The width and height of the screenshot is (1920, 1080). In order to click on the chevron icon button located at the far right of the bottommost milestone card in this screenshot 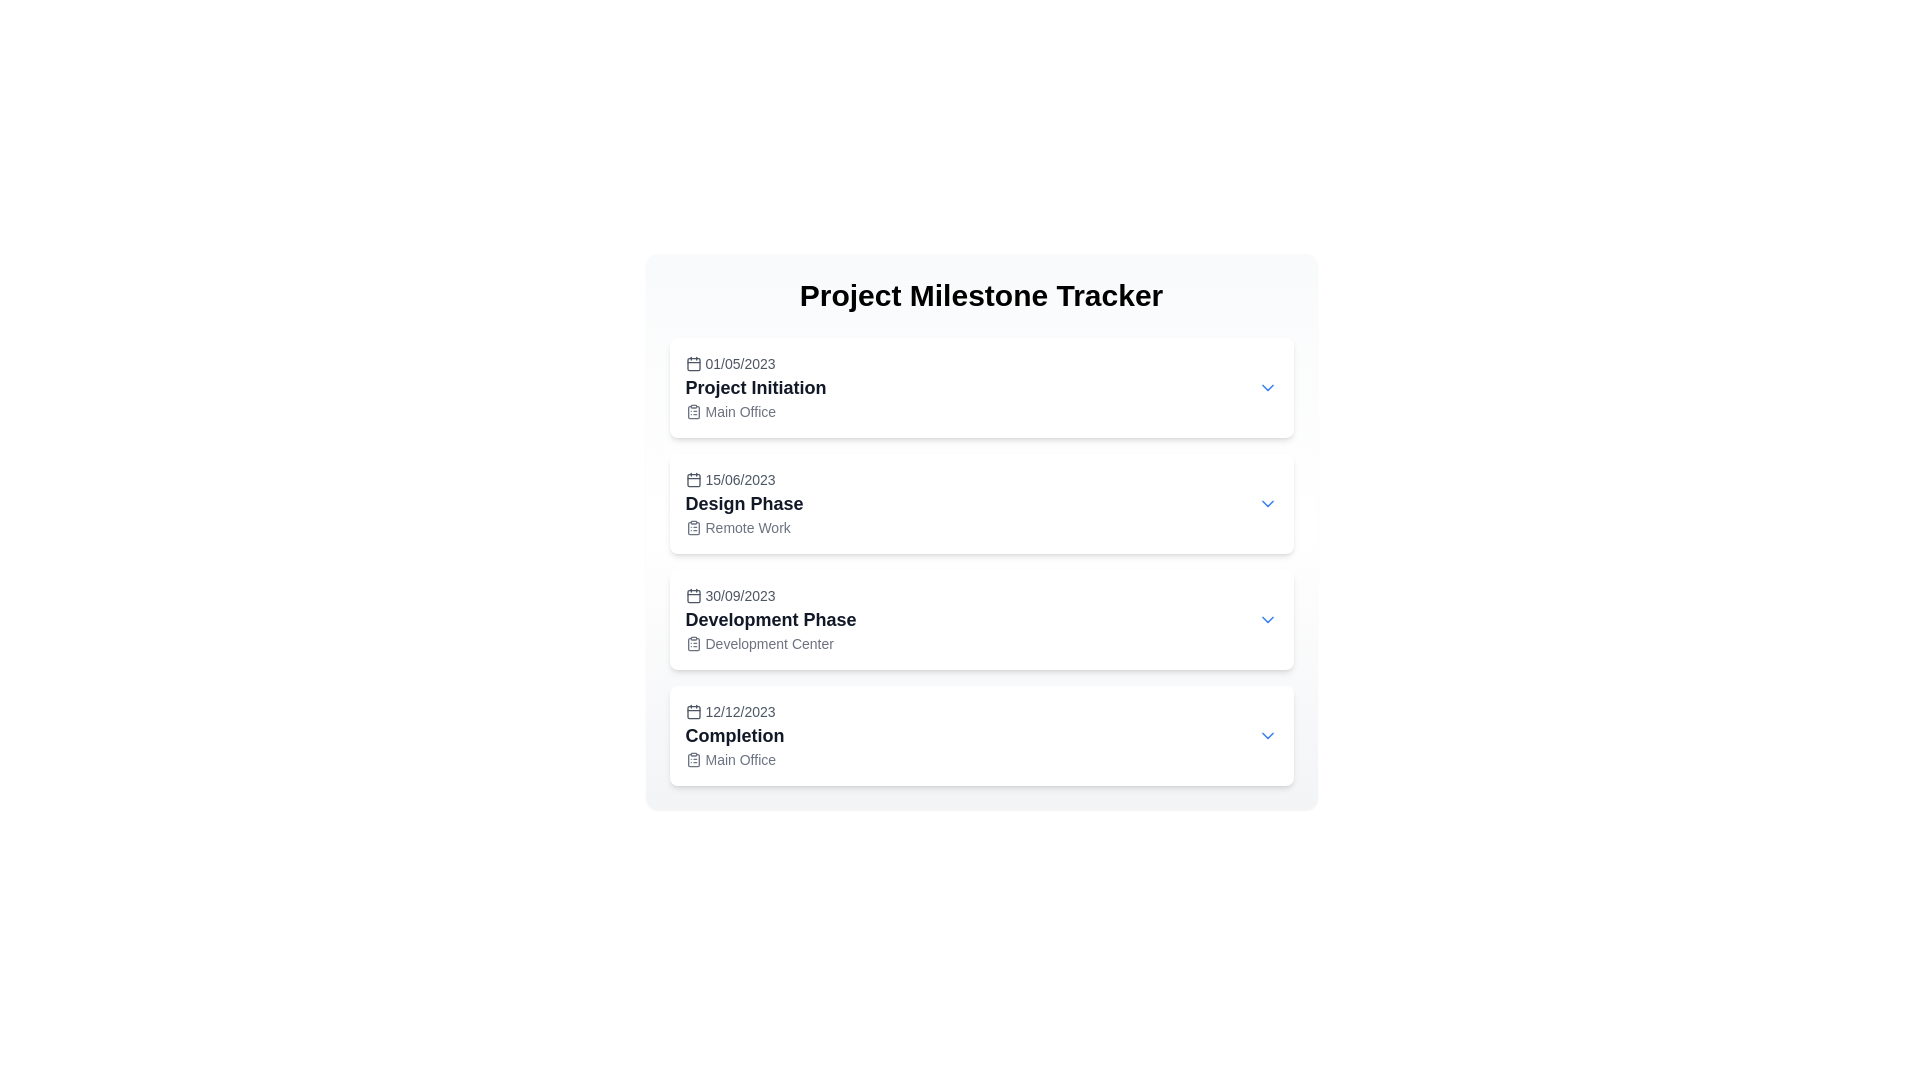, I will do `click(1266, 736)`.